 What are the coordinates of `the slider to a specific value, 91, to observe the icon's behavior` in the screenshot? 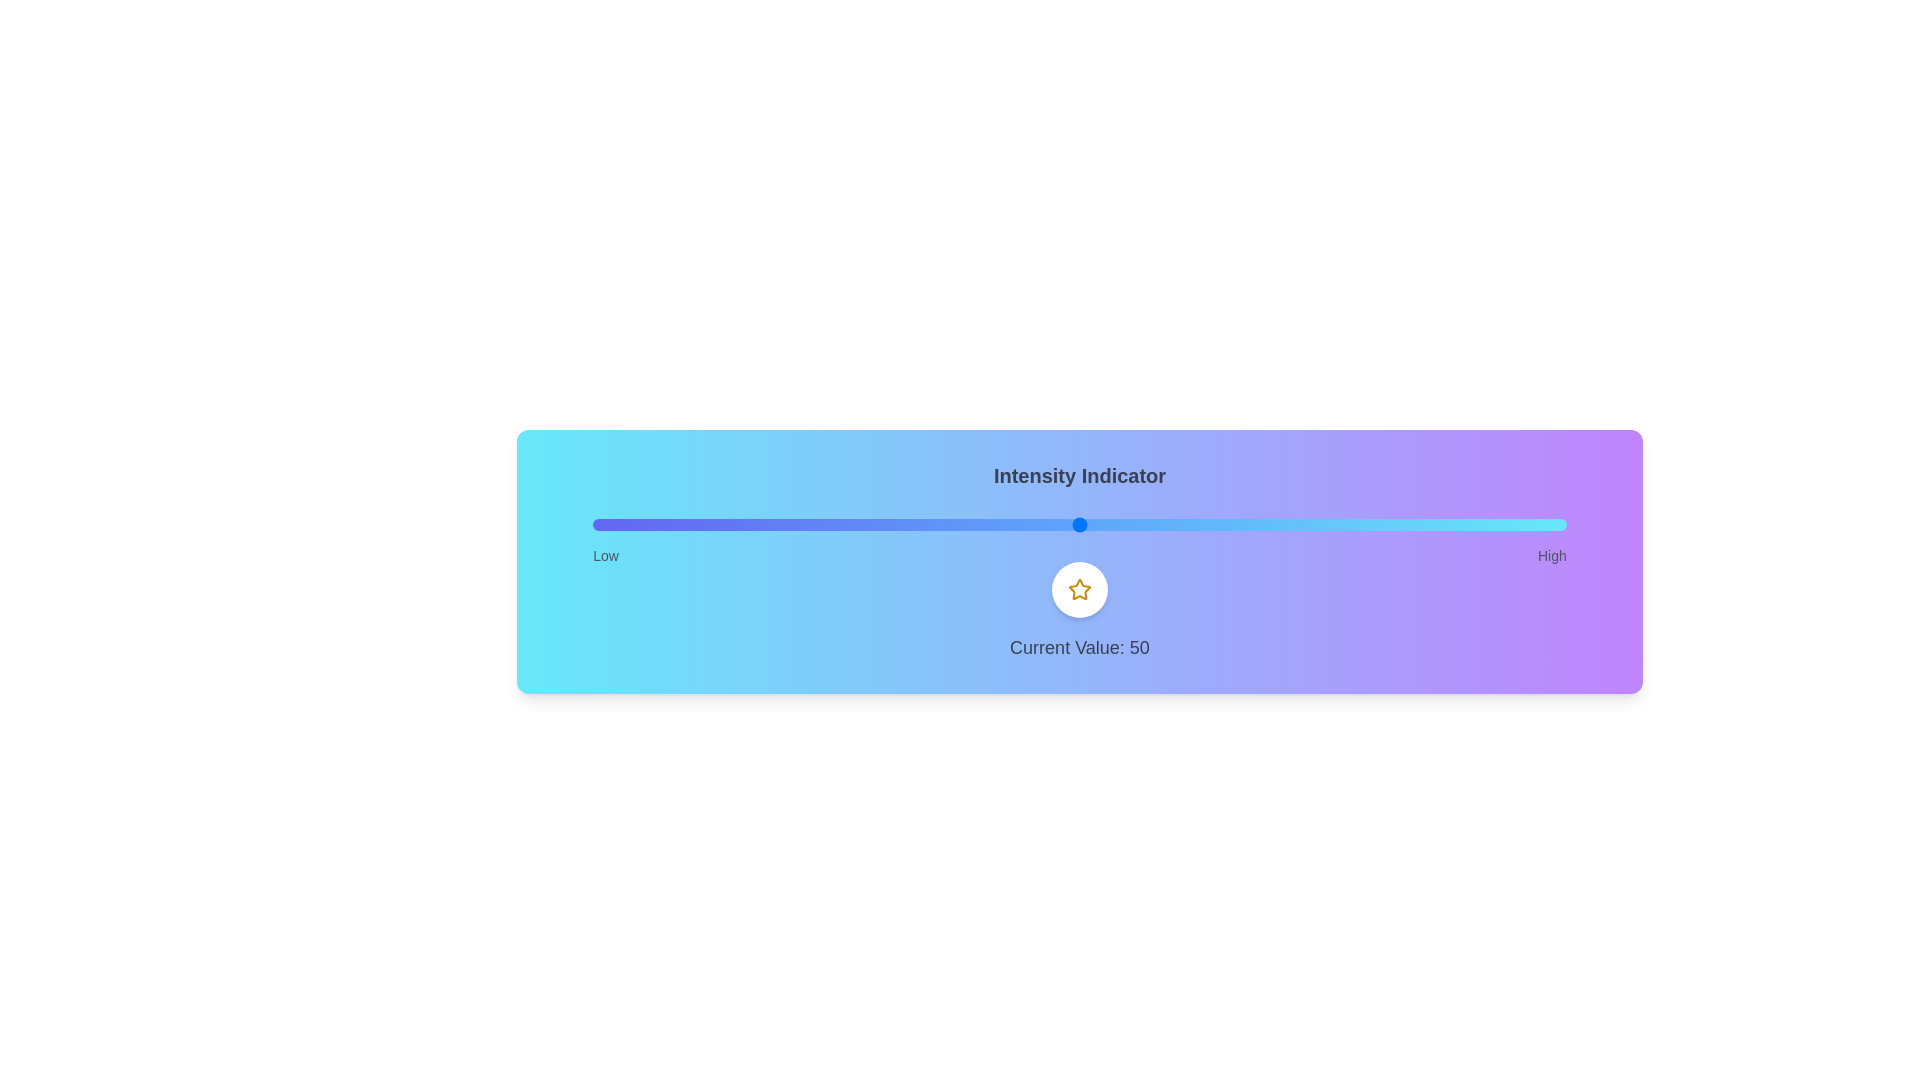 It's located at (1479, 523).